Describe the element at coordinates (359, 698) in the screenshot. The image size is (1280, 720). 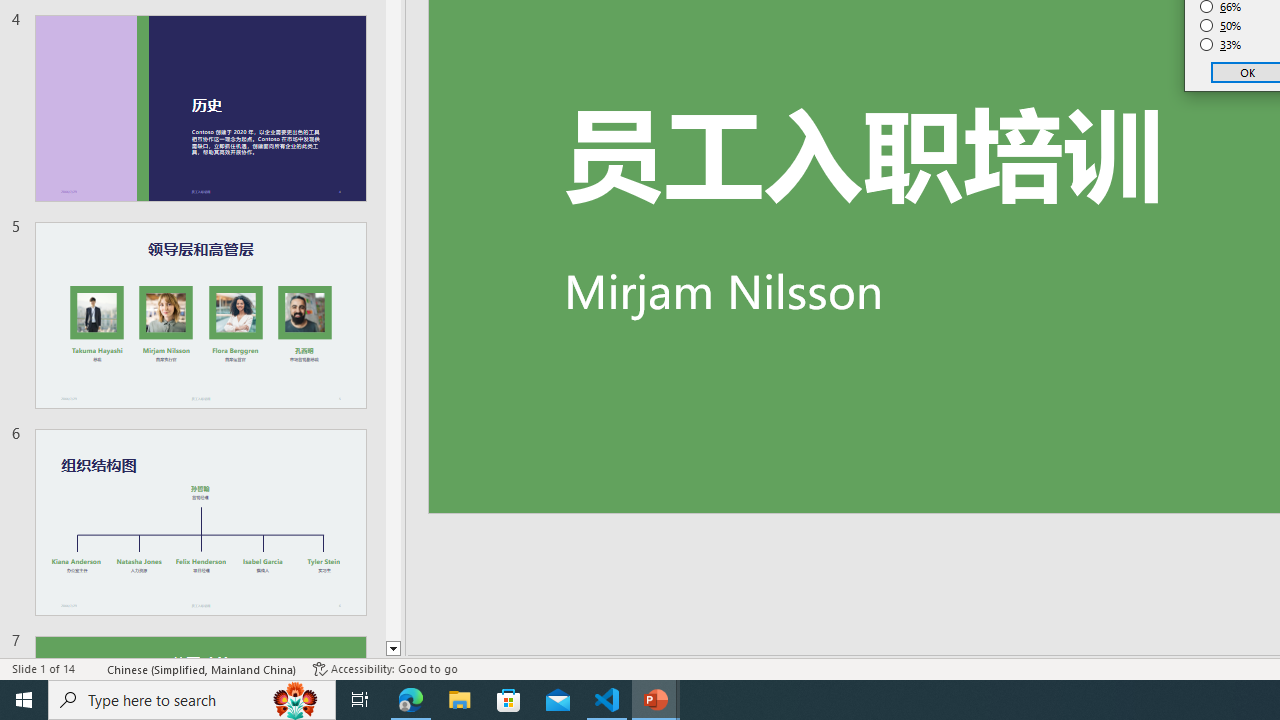
I see `'Task View'` at that location.